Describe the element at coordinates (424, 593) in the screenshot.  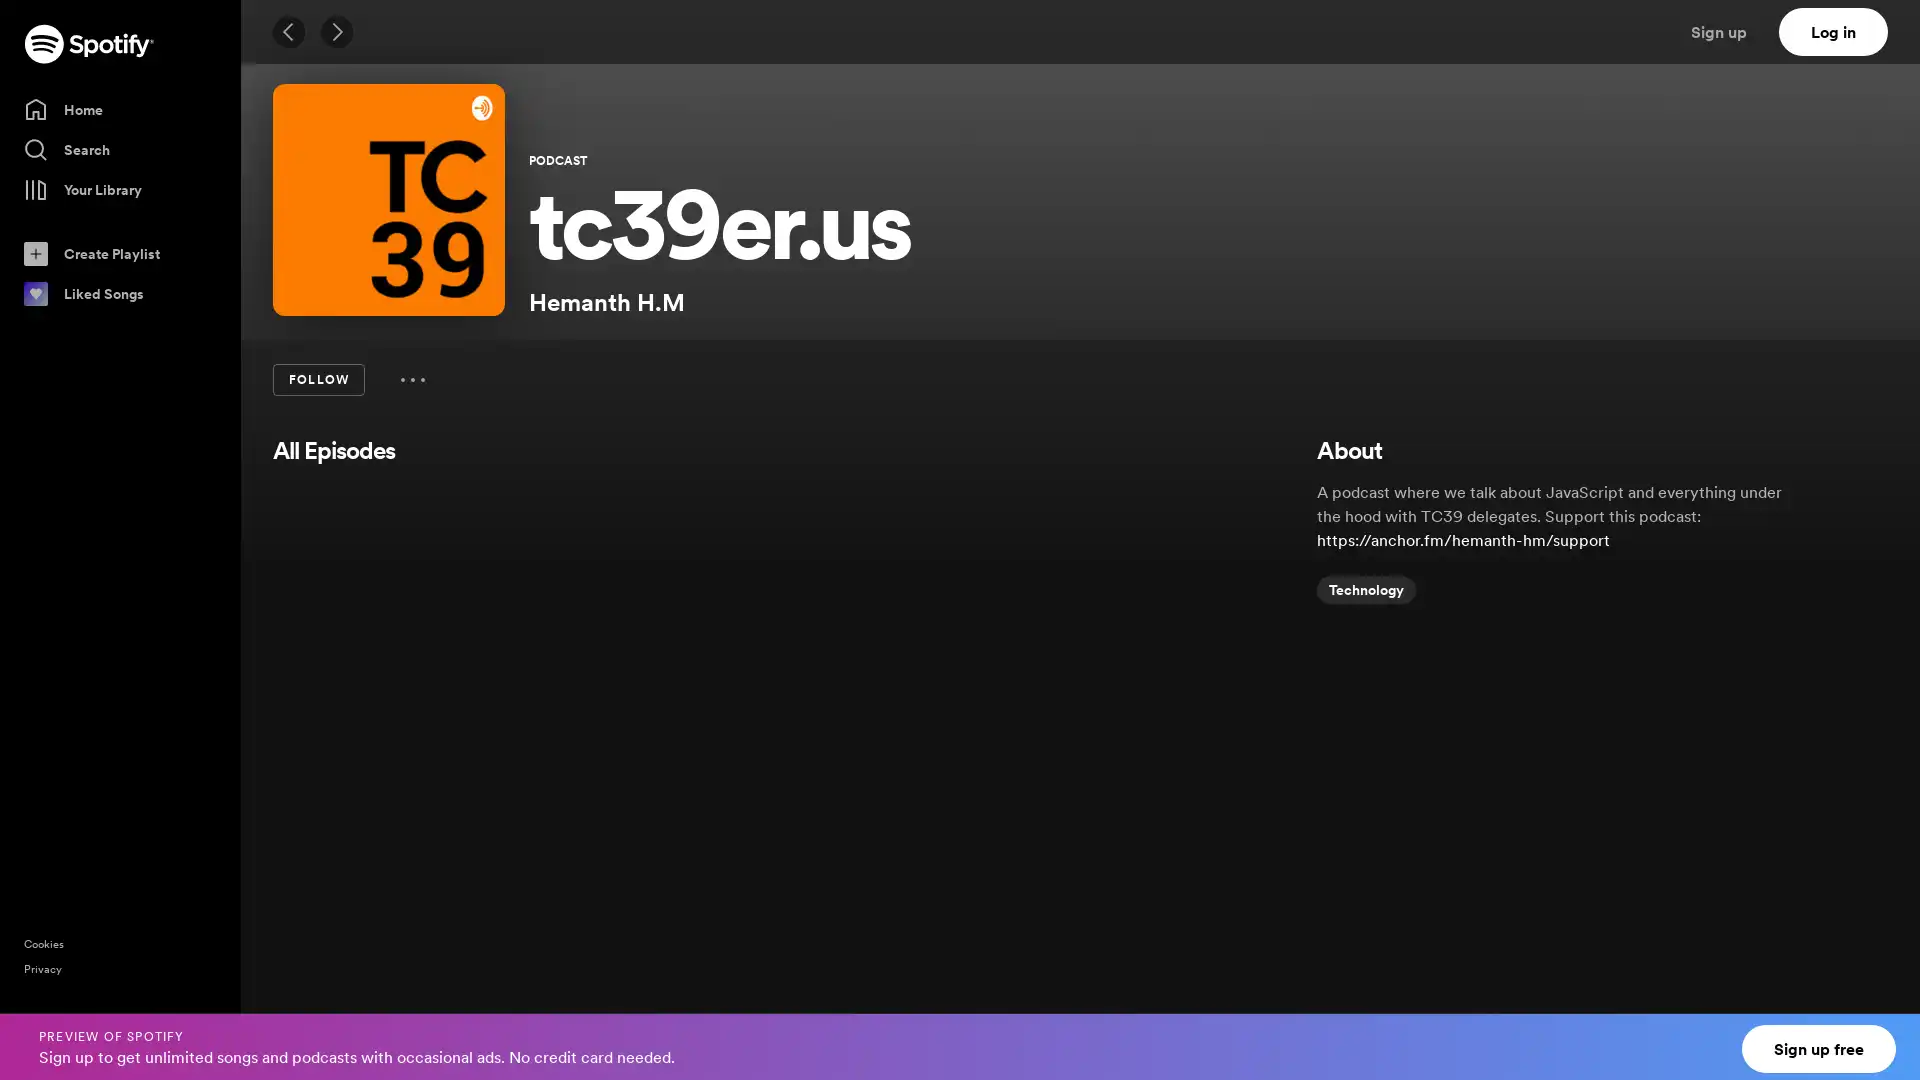
I see `Play Justin Ridgewell by tc39er.us` at that location.